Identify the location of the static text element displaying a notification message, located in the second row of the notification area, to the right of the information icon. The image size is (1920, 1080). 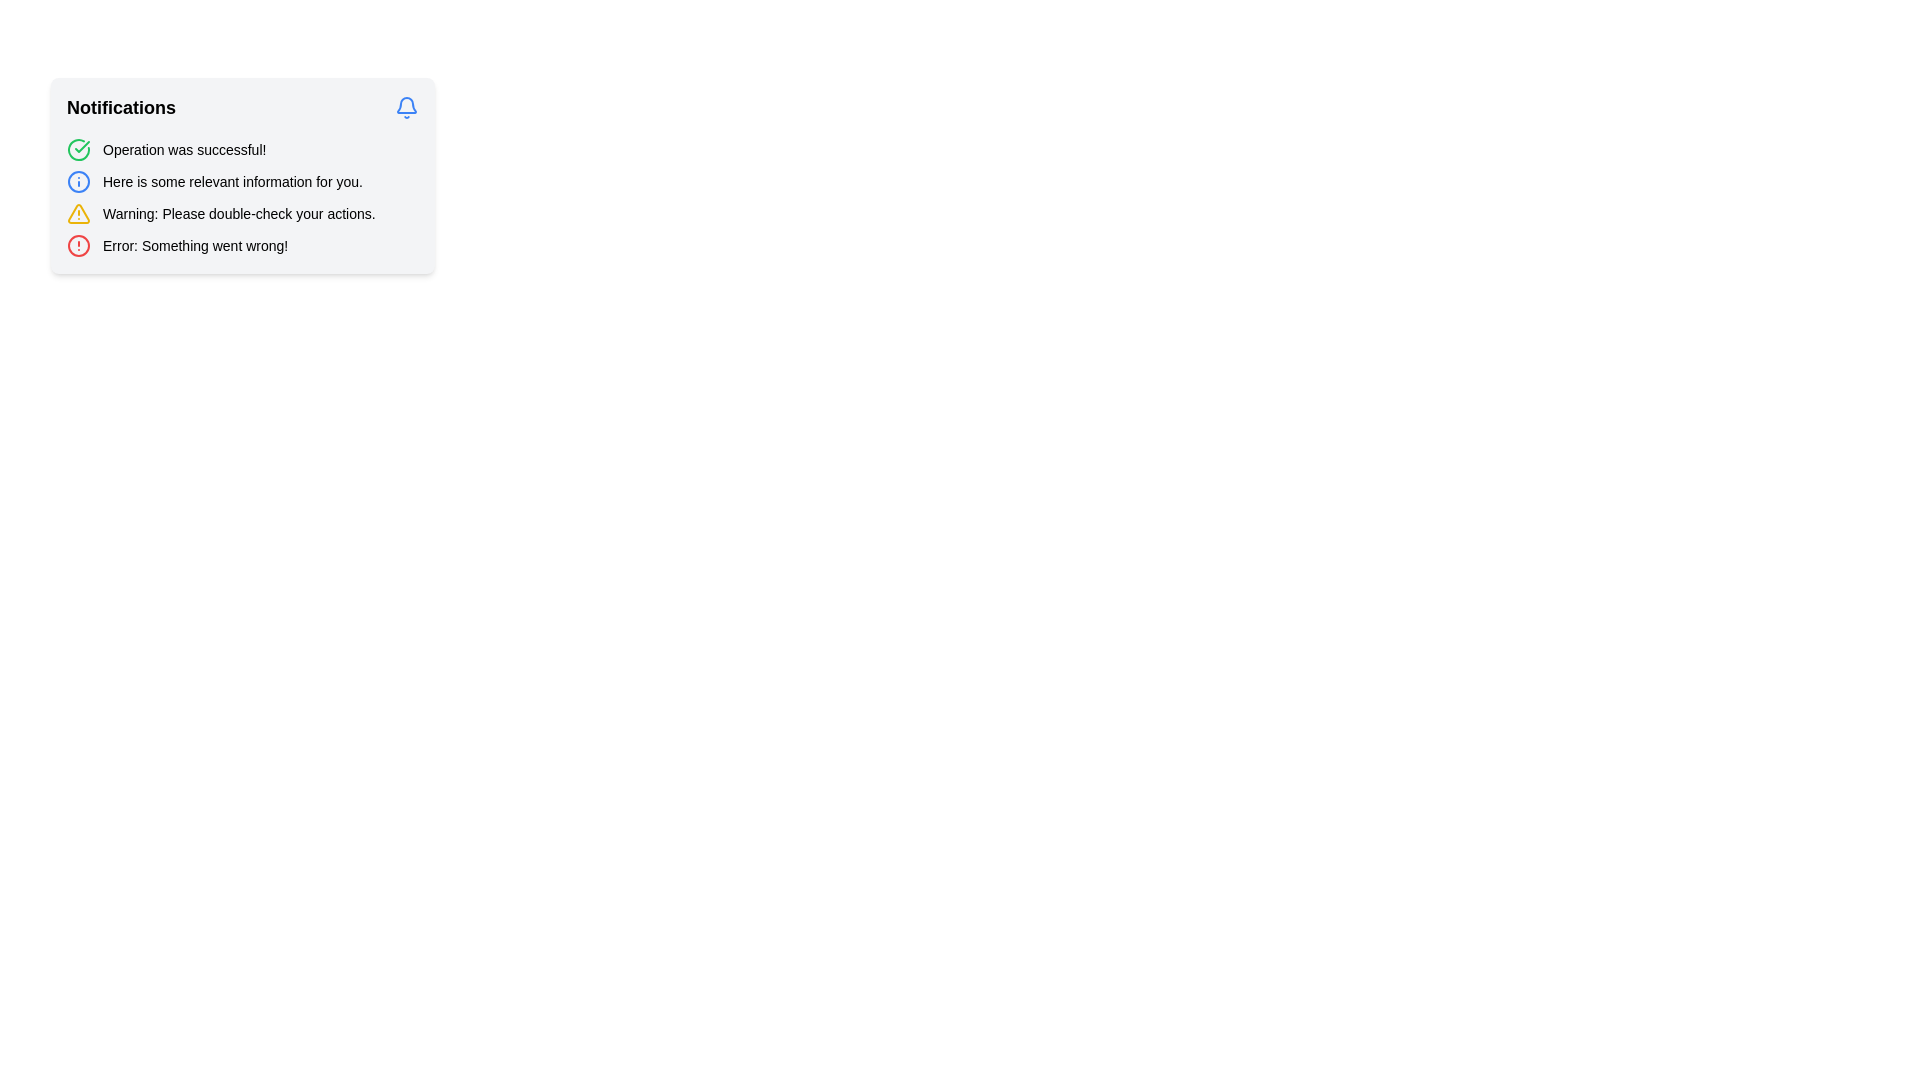
(232, 181).